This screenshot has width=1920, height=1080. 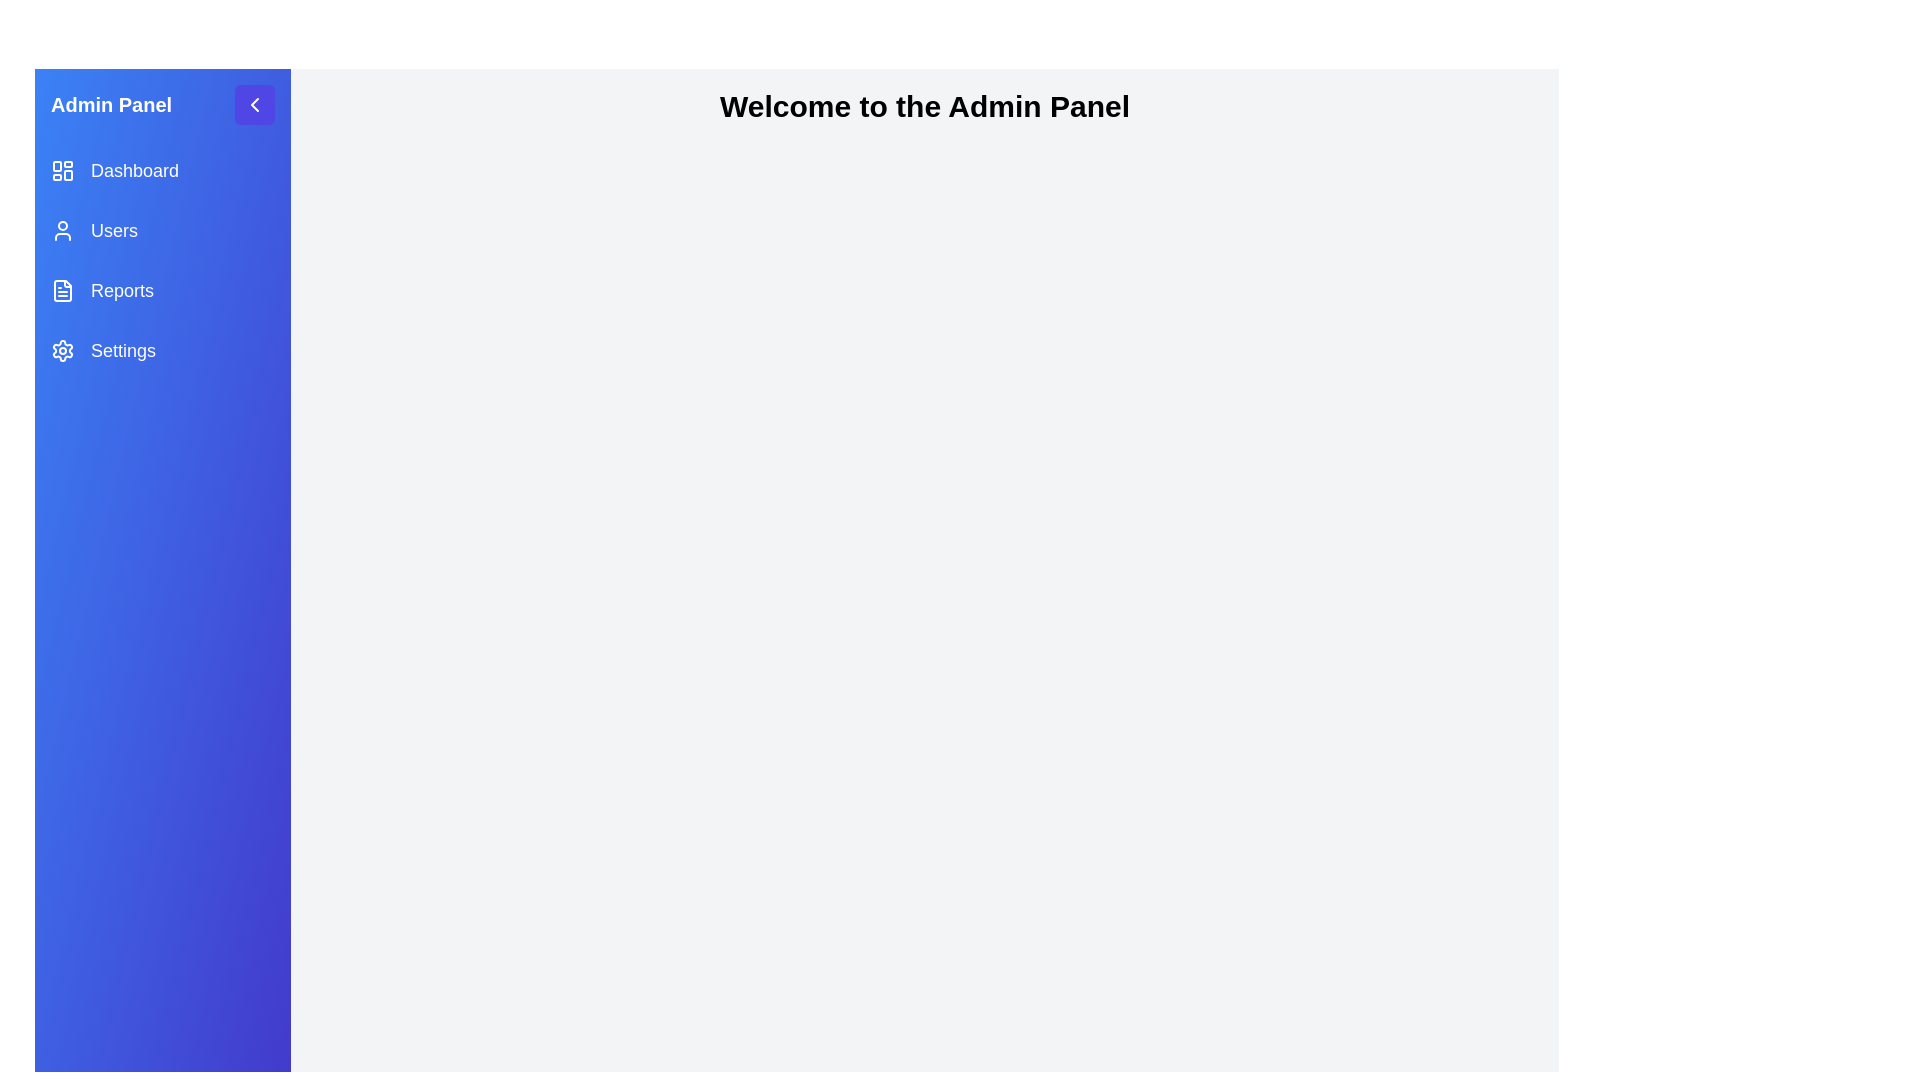 I want to click on the indigo square button with rounded edges and a leftward-pointing chevron icon located in the top-right corner of the 'Admin Panel' section header to trigger a visual state change, so click(x=253, y=104).